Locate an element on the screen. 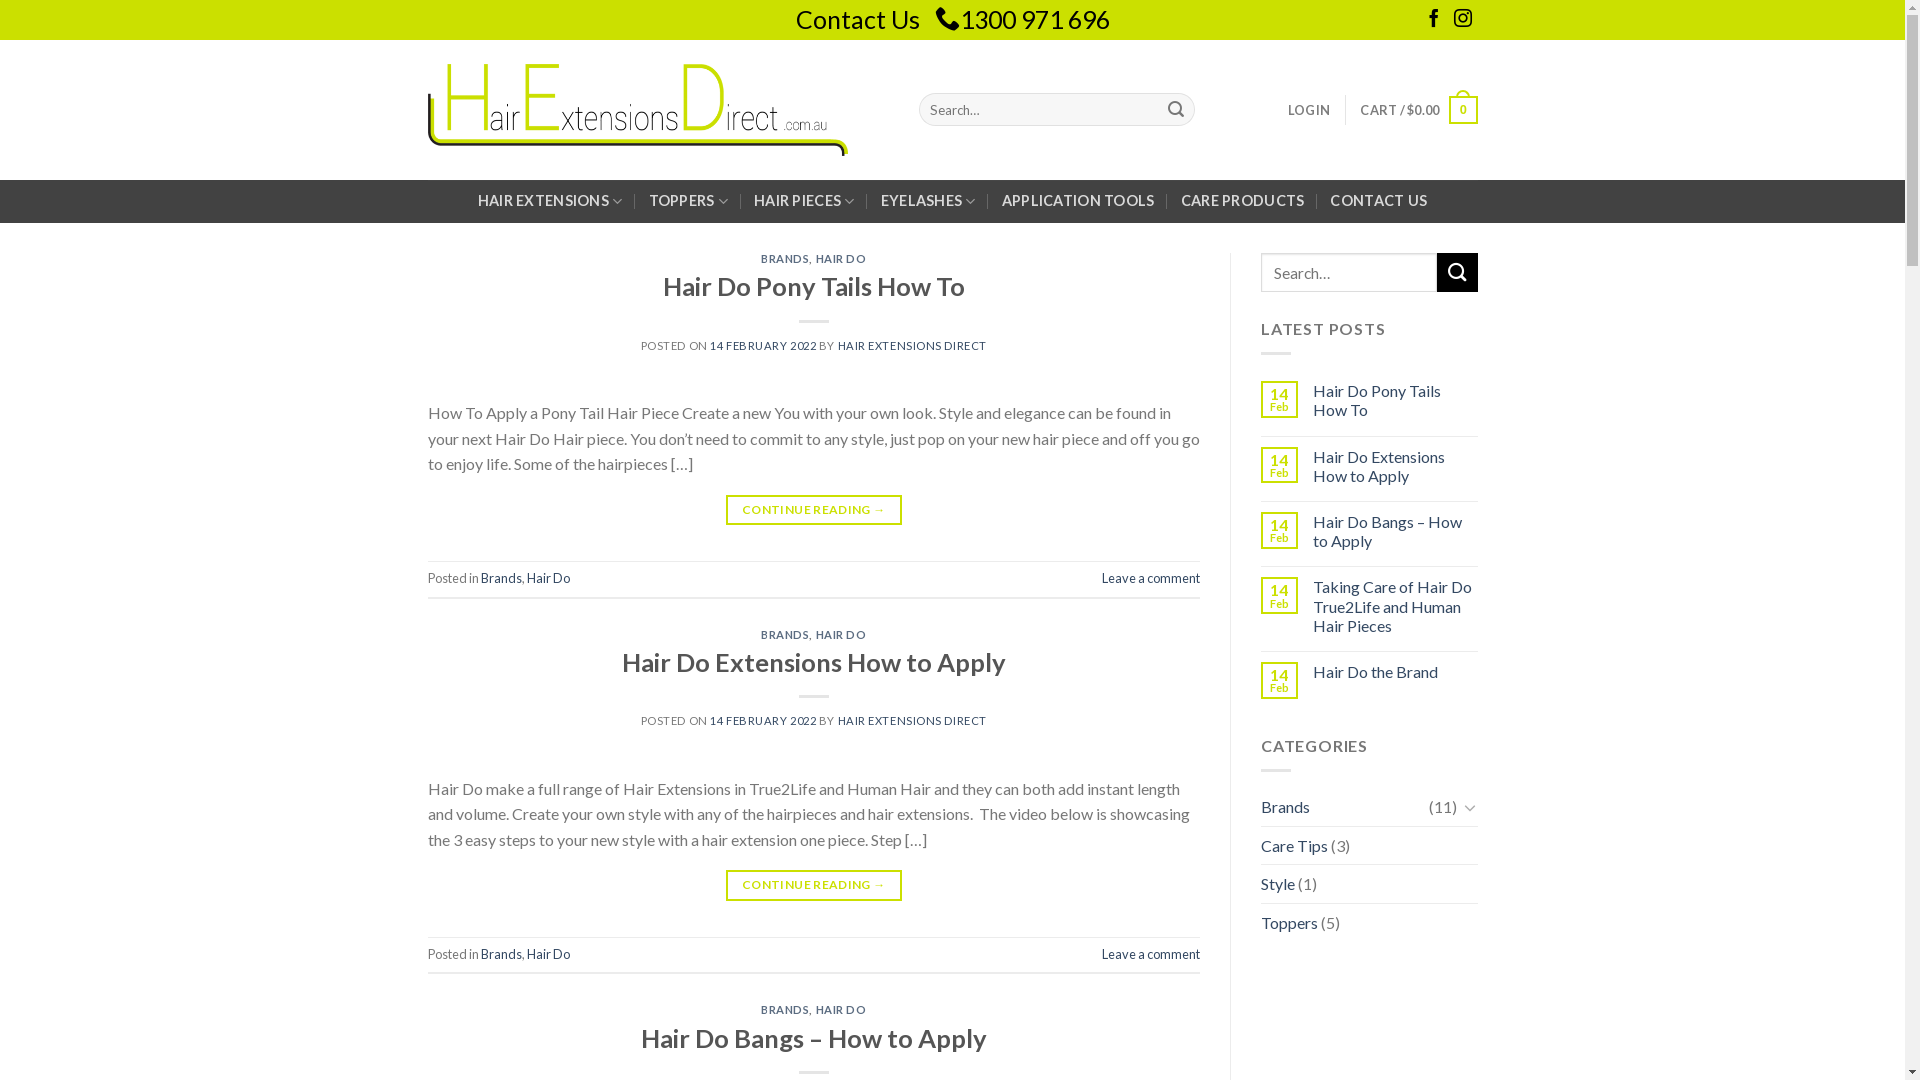 The image size is (1920, 1080). '14 FEBRUARY 2022' is located at coordinates (762, 720).